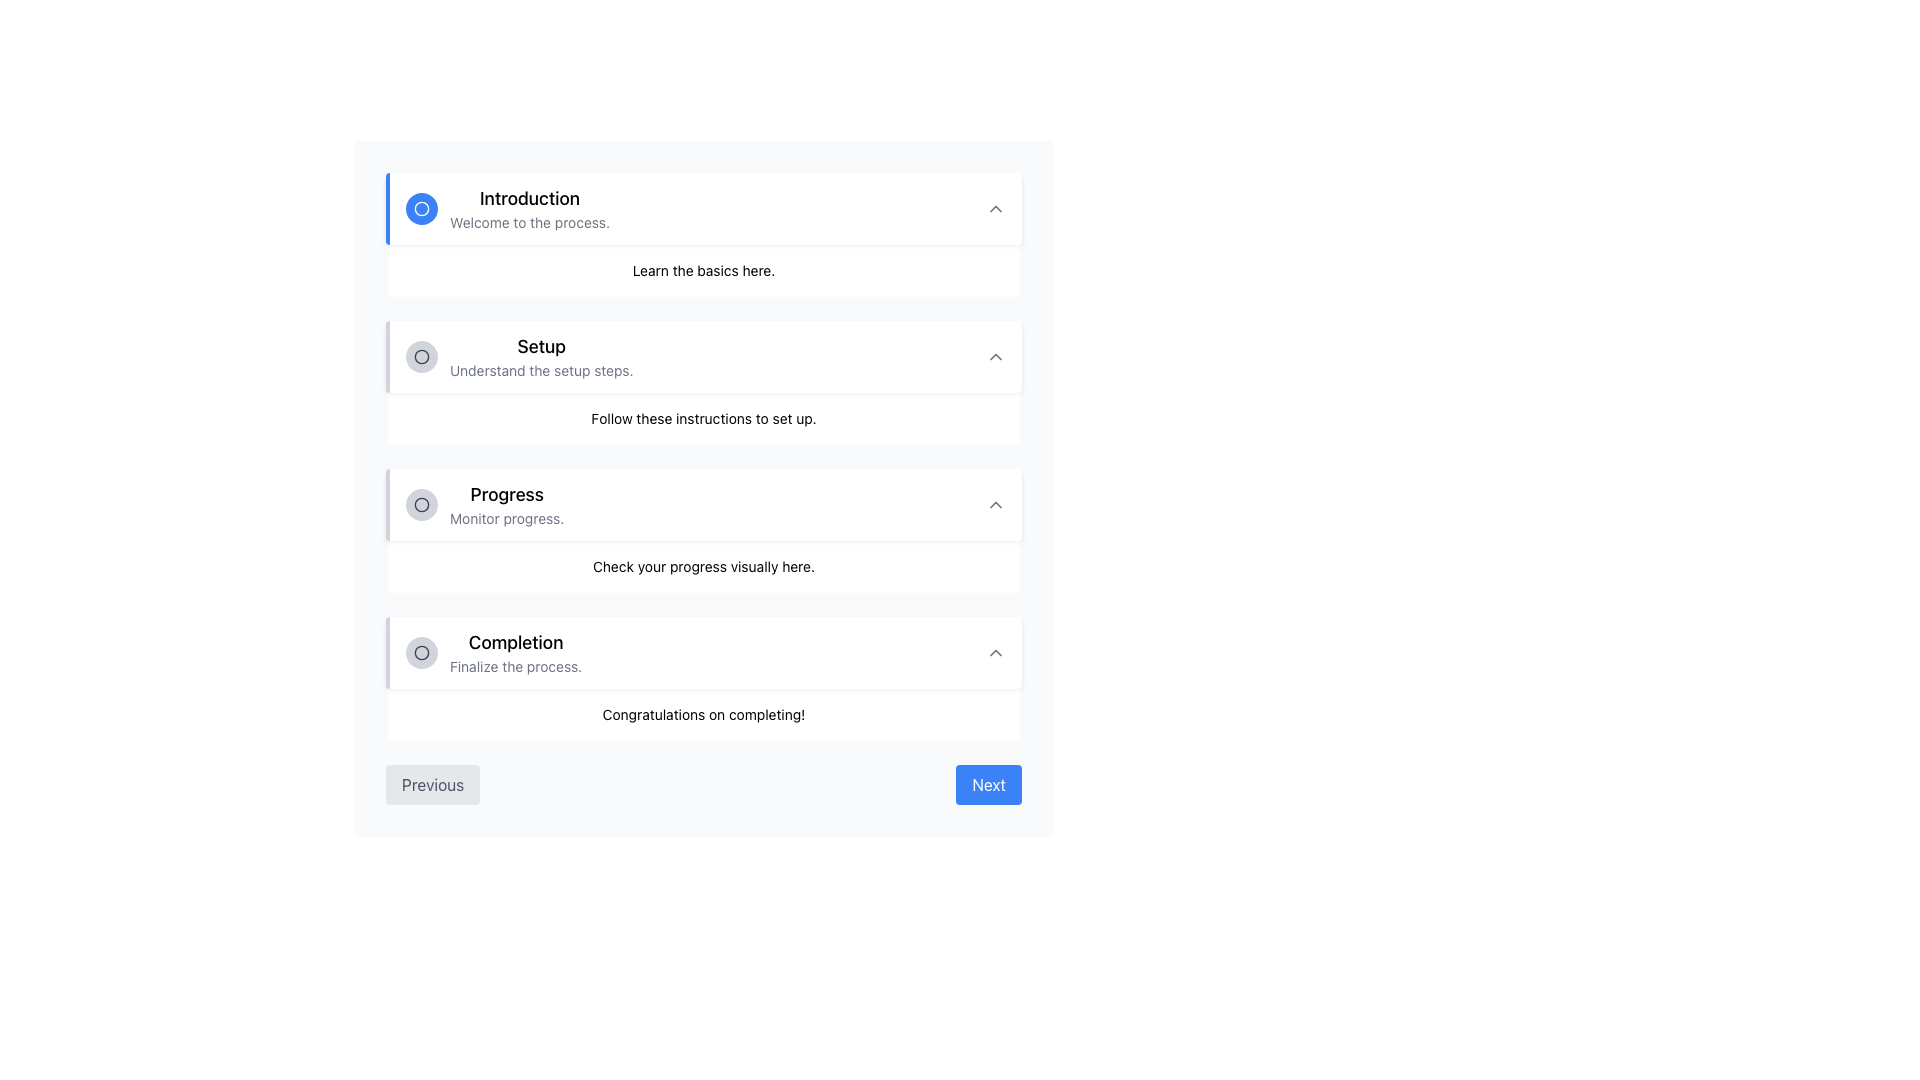  What do you see at coordinates (516, 643) in the screenshot?
I see `the Text Header indicating the title of the step labeled 'Completion' in the multi-step process interface` at bounding box center [516, 643].